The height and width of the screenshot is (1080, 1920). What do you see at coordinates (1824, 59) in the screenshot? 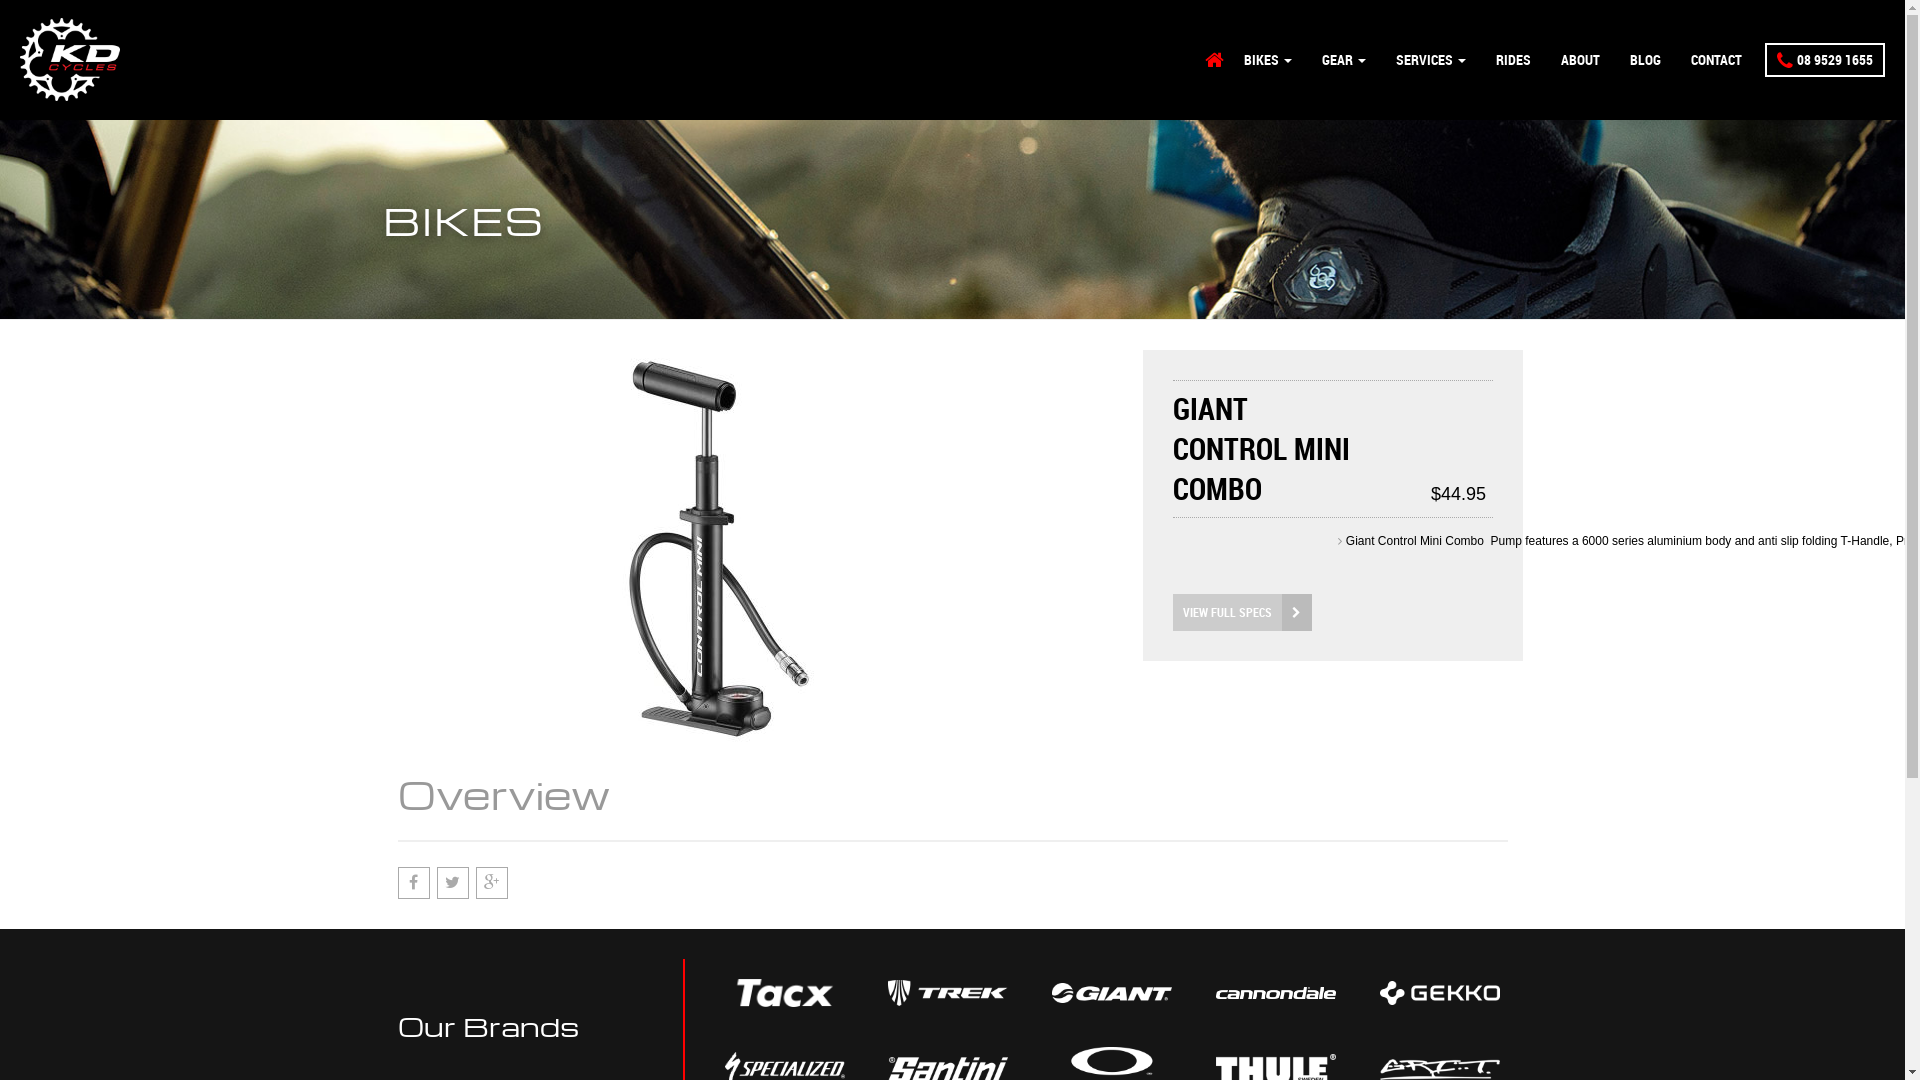
I see `'08 9529 1655'` at bounding box center [1824, 59].